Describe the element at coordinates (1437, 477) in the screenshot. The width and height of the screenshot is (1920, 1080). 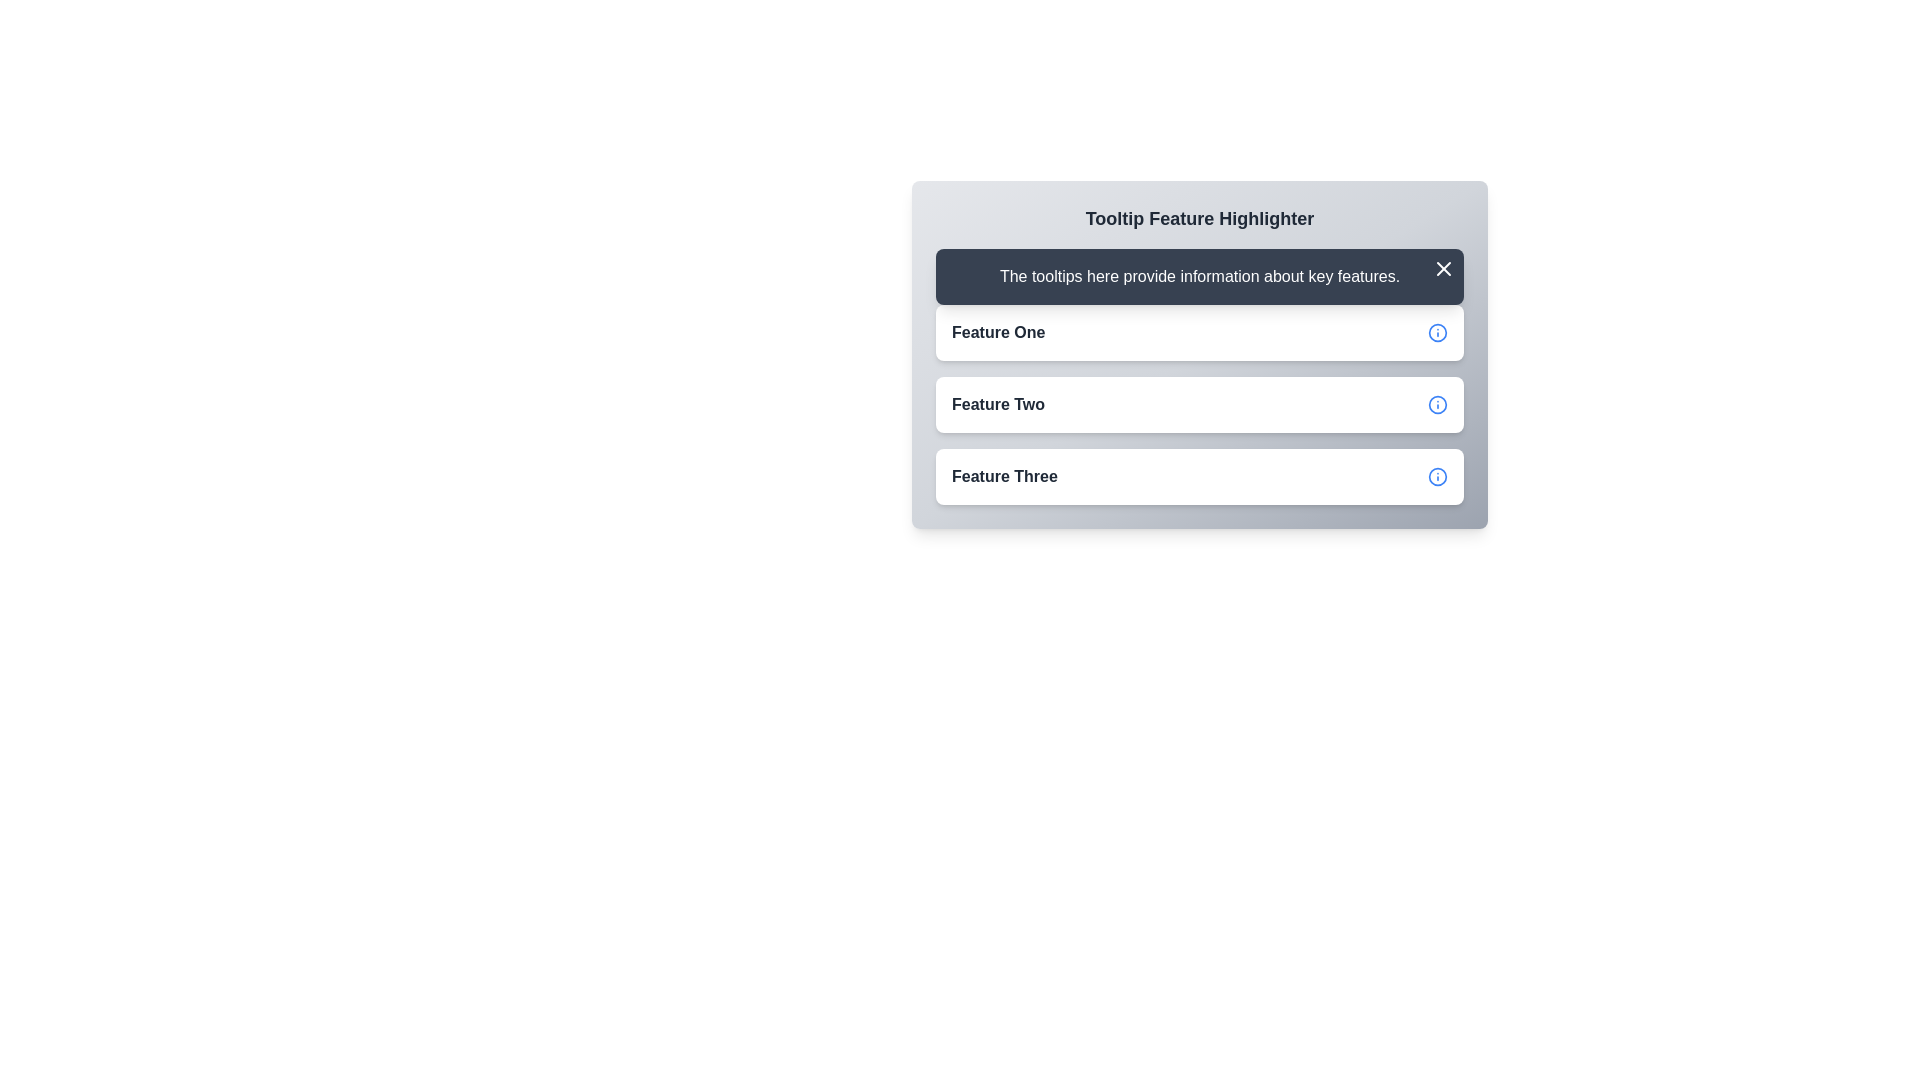
I see `the circular icon in the rightmost area of the 'Feature Three' row, which indicates or highlights information or an action associated with this feature` at that location.